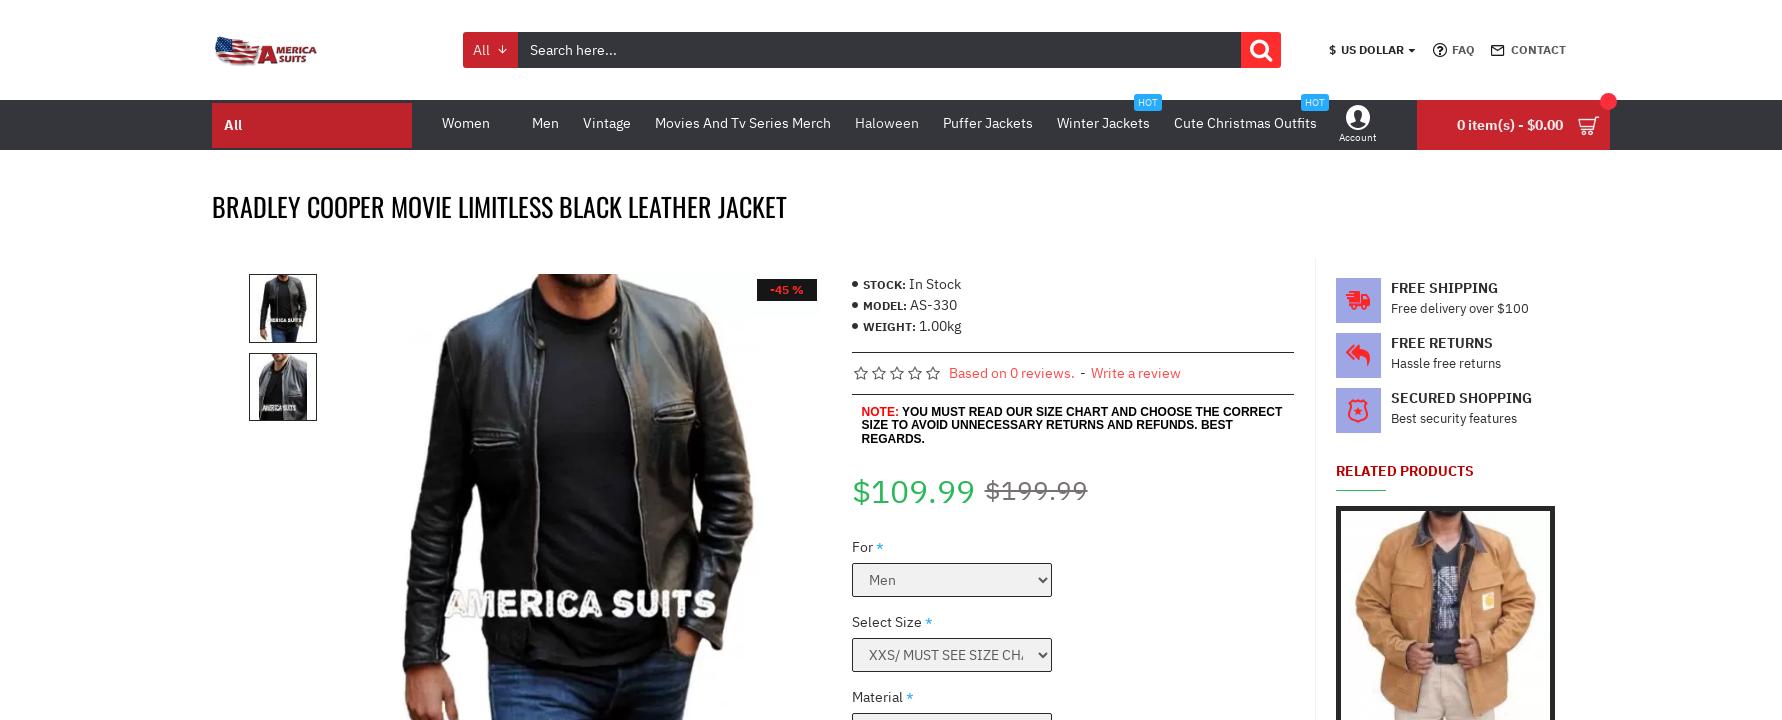  Describe the element at coordinates (1460, 398) in the screenshot. I see `'Secured Shopping'` at that location.